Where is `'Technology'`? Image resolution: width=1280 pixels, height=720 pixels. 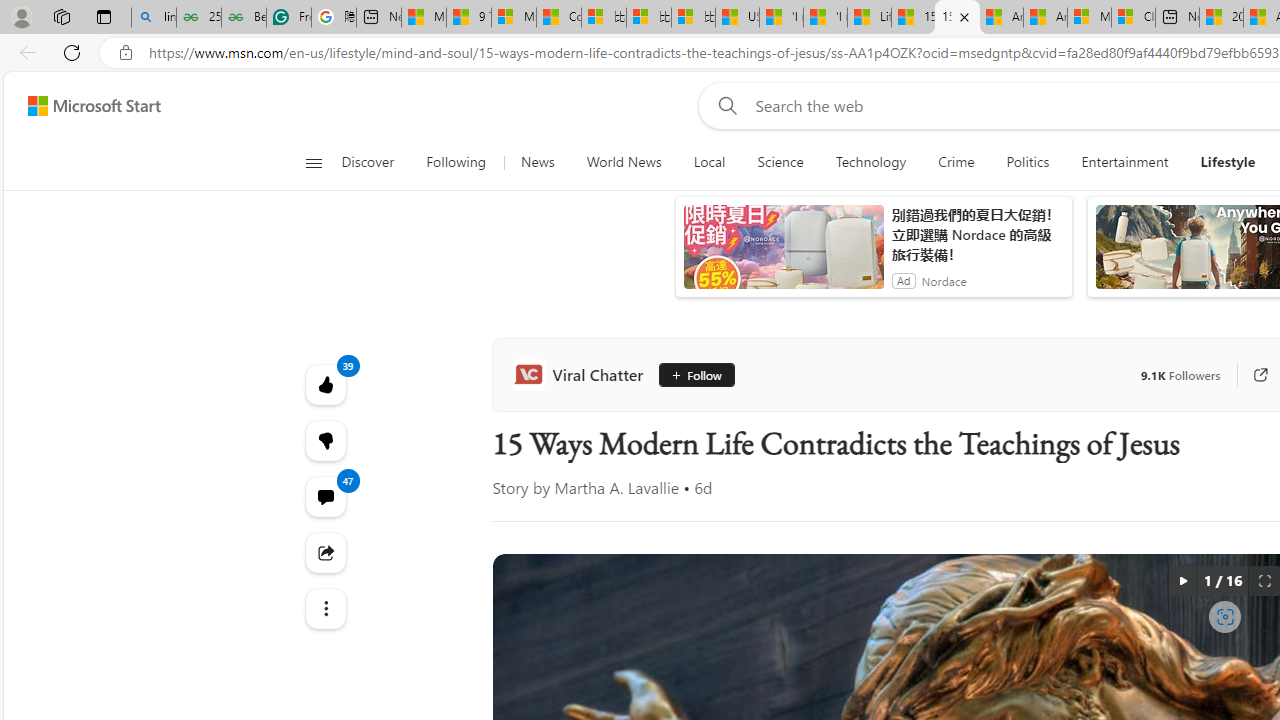 'Technology' is located at coordinates (871, 162).